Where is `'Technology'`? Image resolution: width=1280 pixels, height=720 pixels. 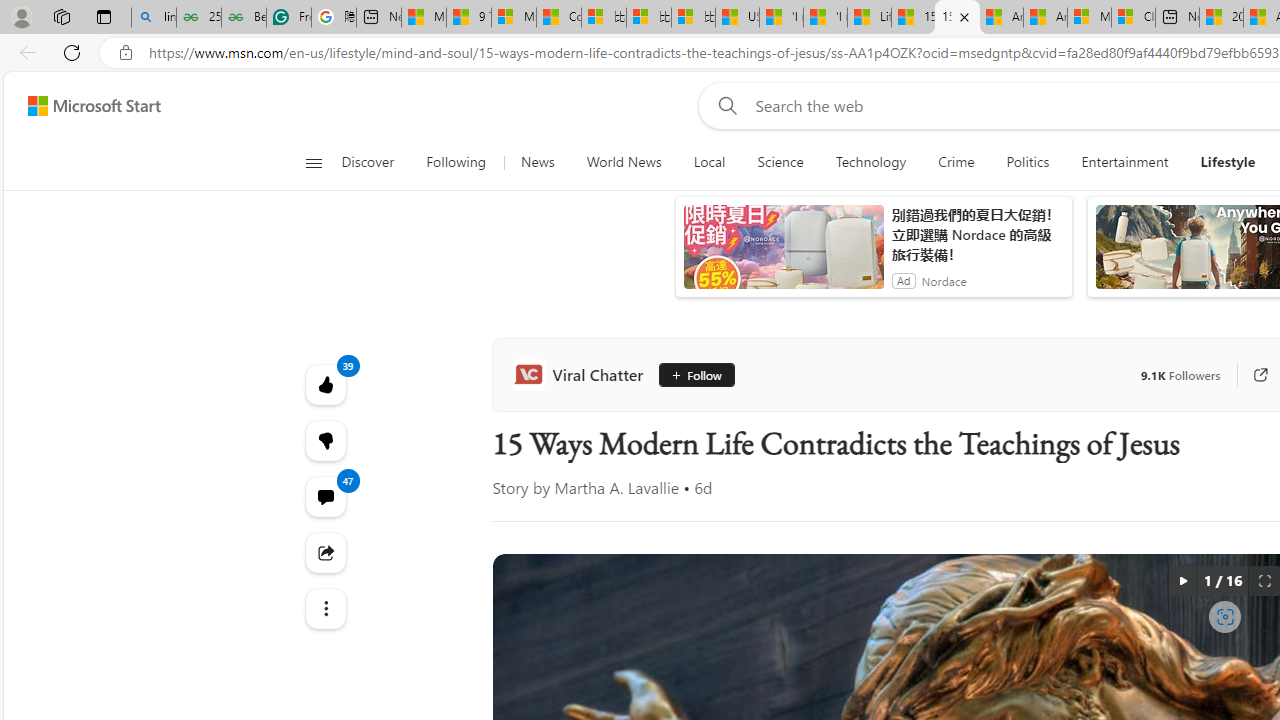 'Technology' is located at coordinates (871, 162).